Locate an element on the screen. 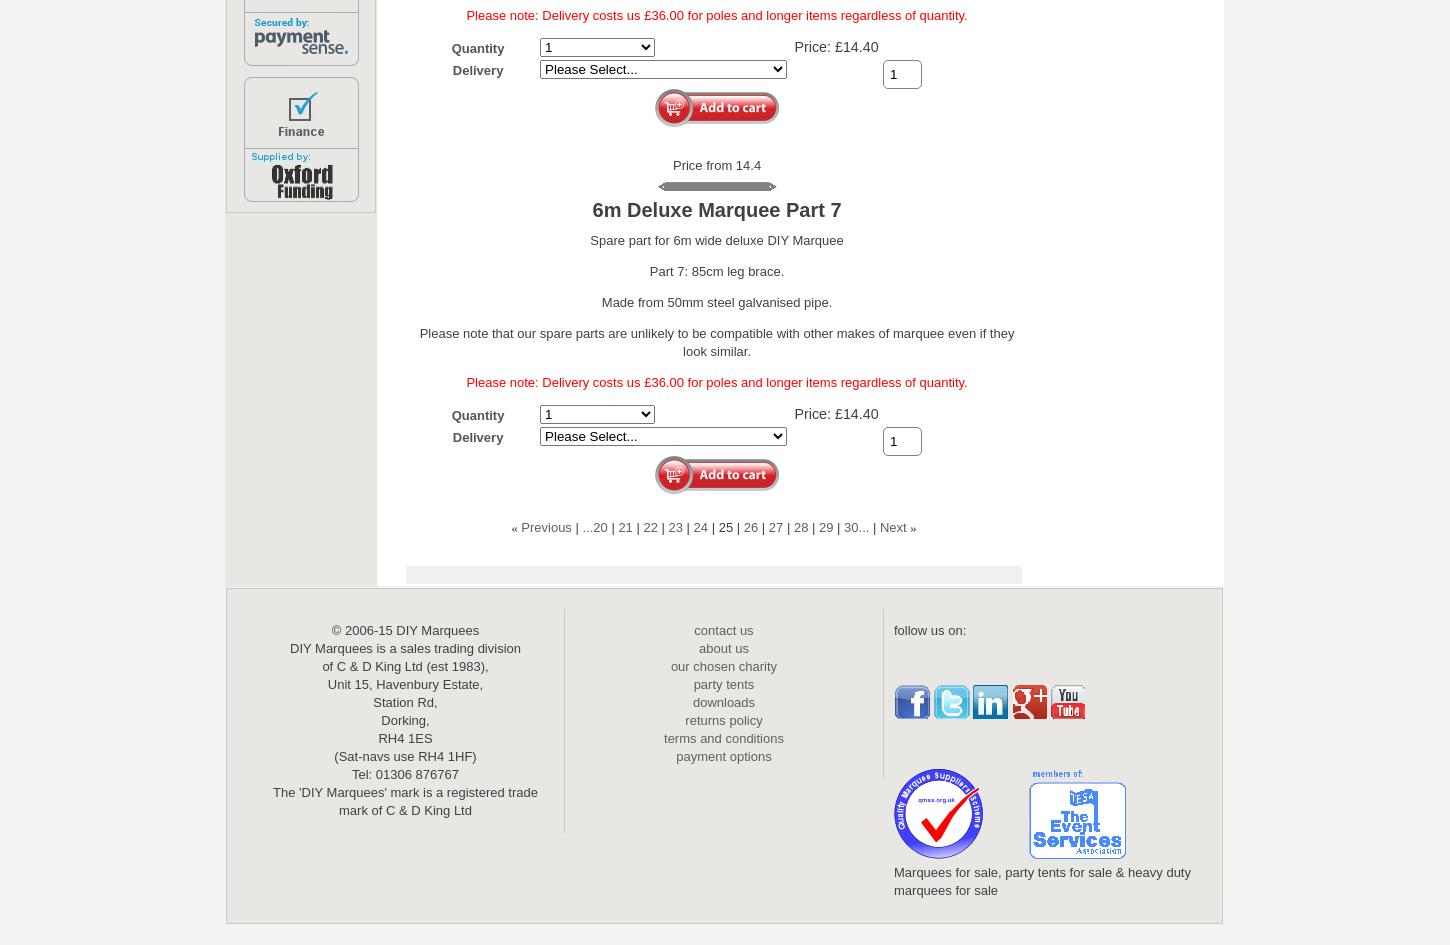  '21' is located at coordinates (623, 526).